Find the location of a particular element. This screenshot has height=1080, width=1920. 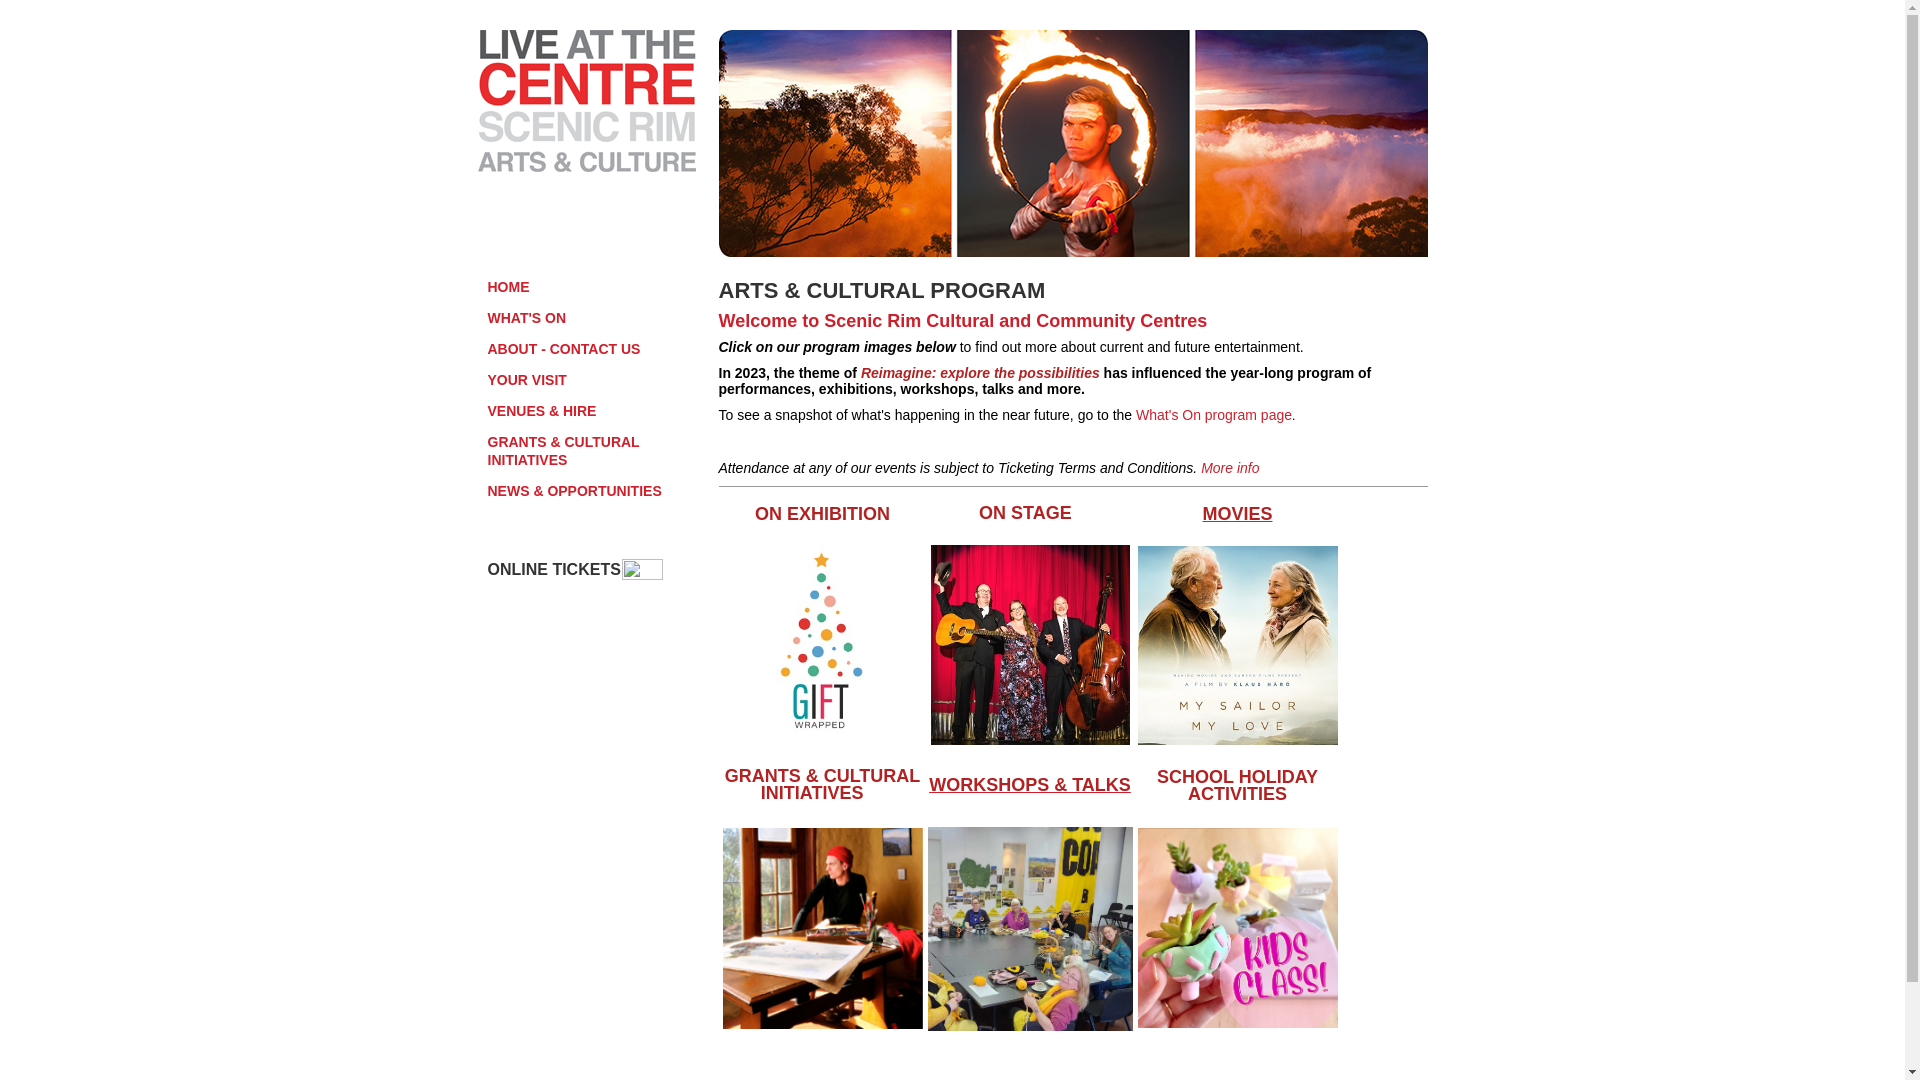

'GRANTS & CULTURAL INITIATIVES' is located at coordinates (723, 785).